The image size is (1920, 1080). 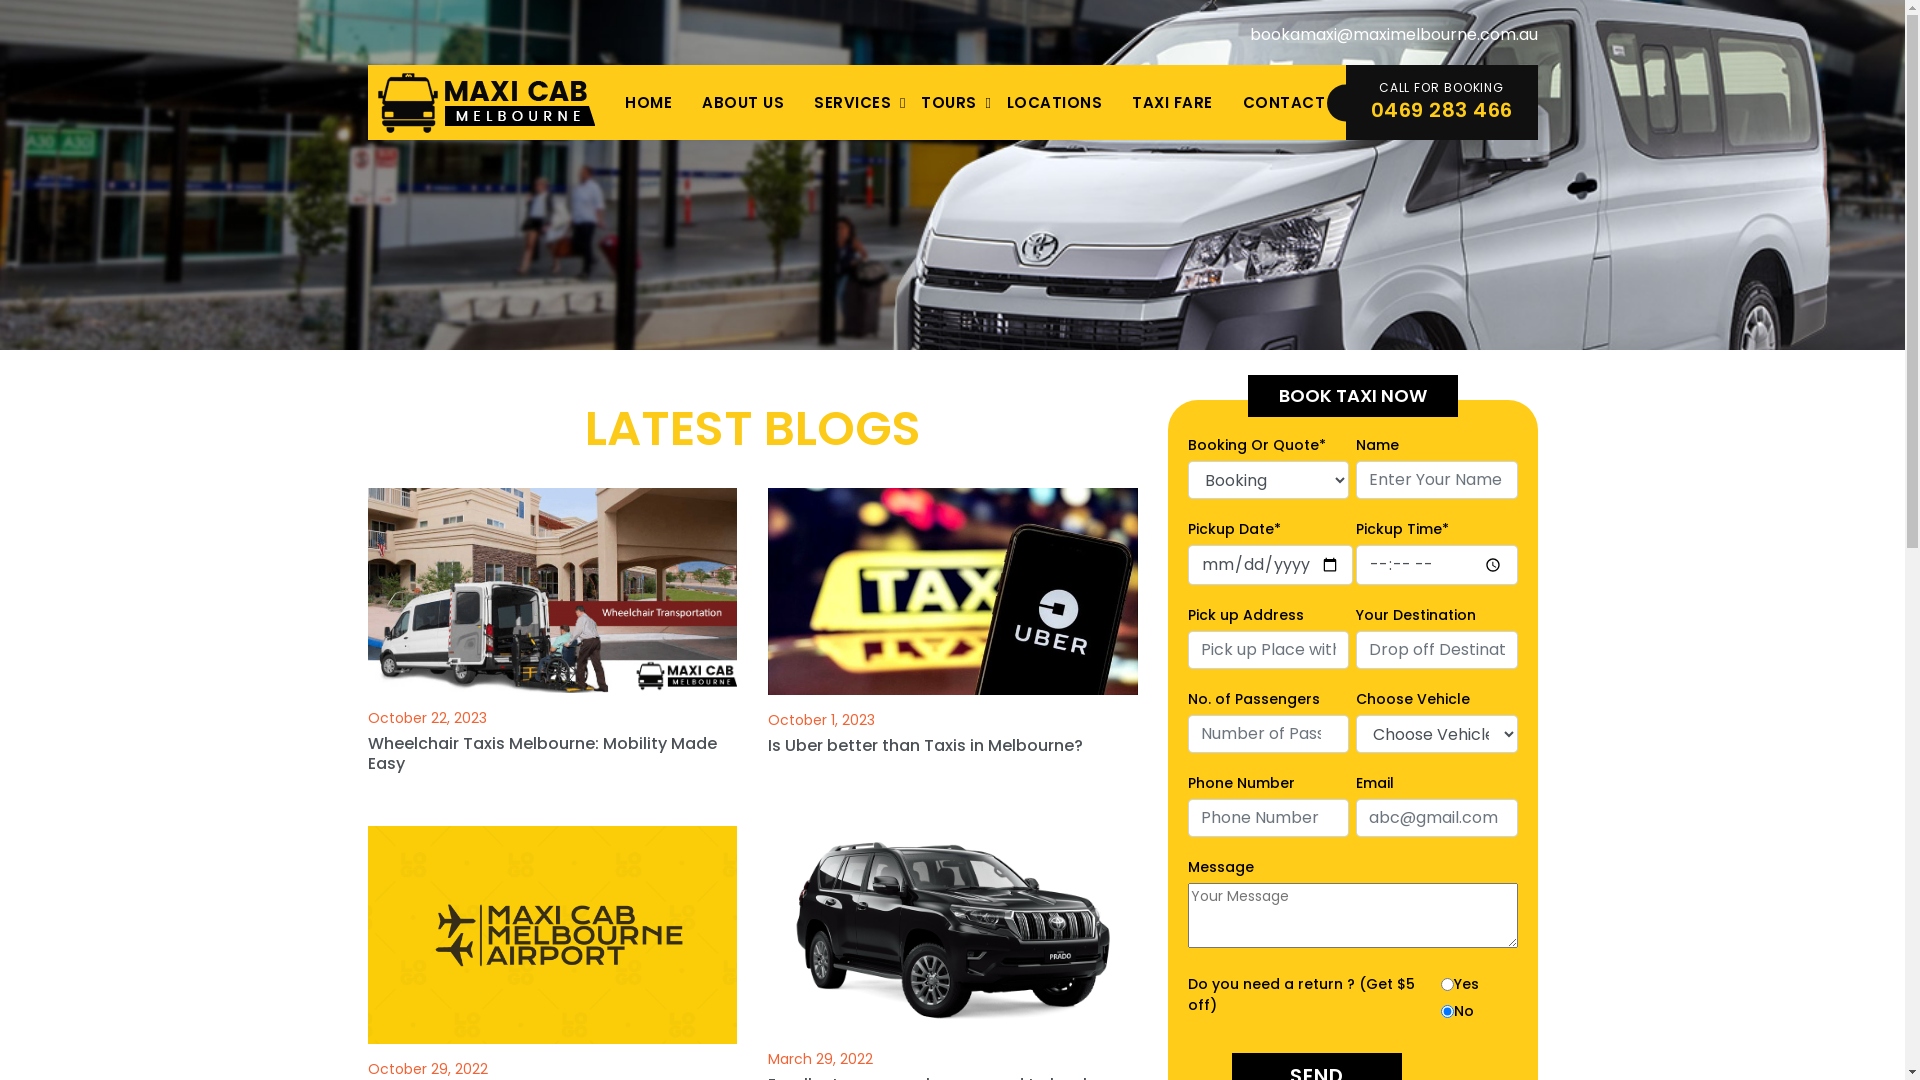 What do you see at coordinates (1440, 110) in the screenshot?
I see `'0469 283 466'` at bounding box center [1440, 110].